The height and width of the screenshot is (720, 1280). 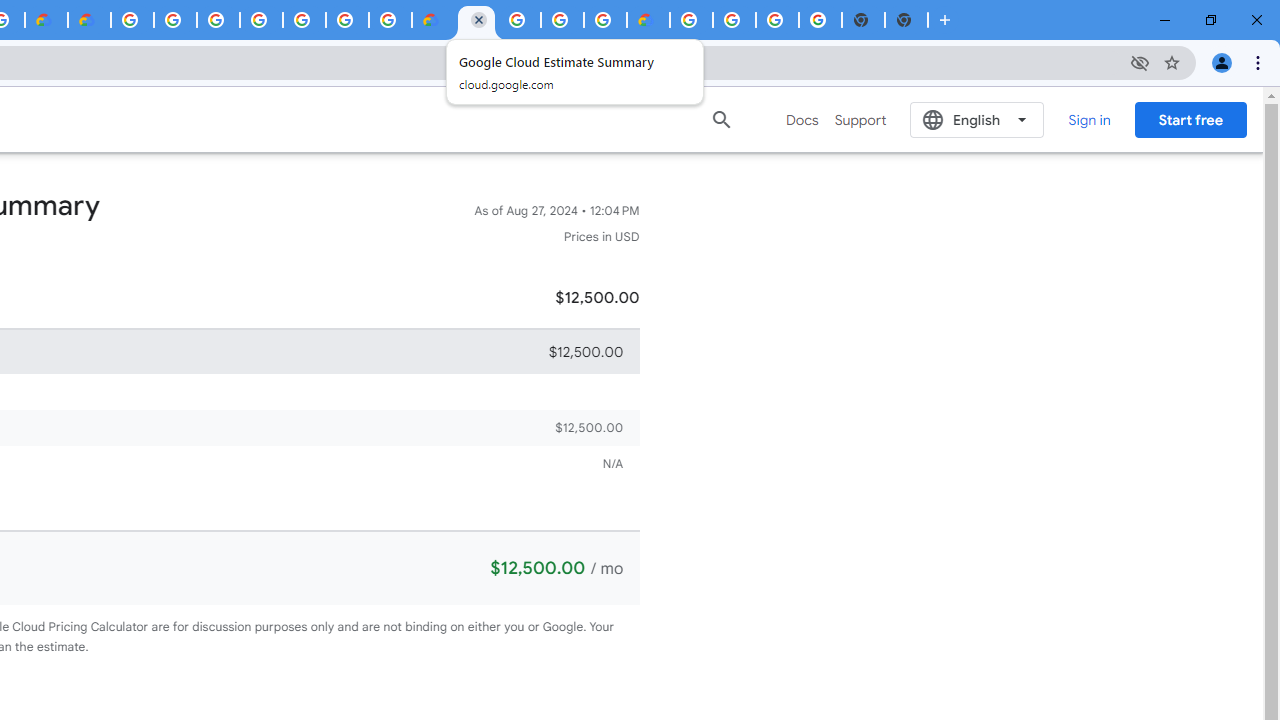 What do you see at coordinates (802, 119) in the screenshot?
I see `'Docs'` at bounding box center [802, 119].